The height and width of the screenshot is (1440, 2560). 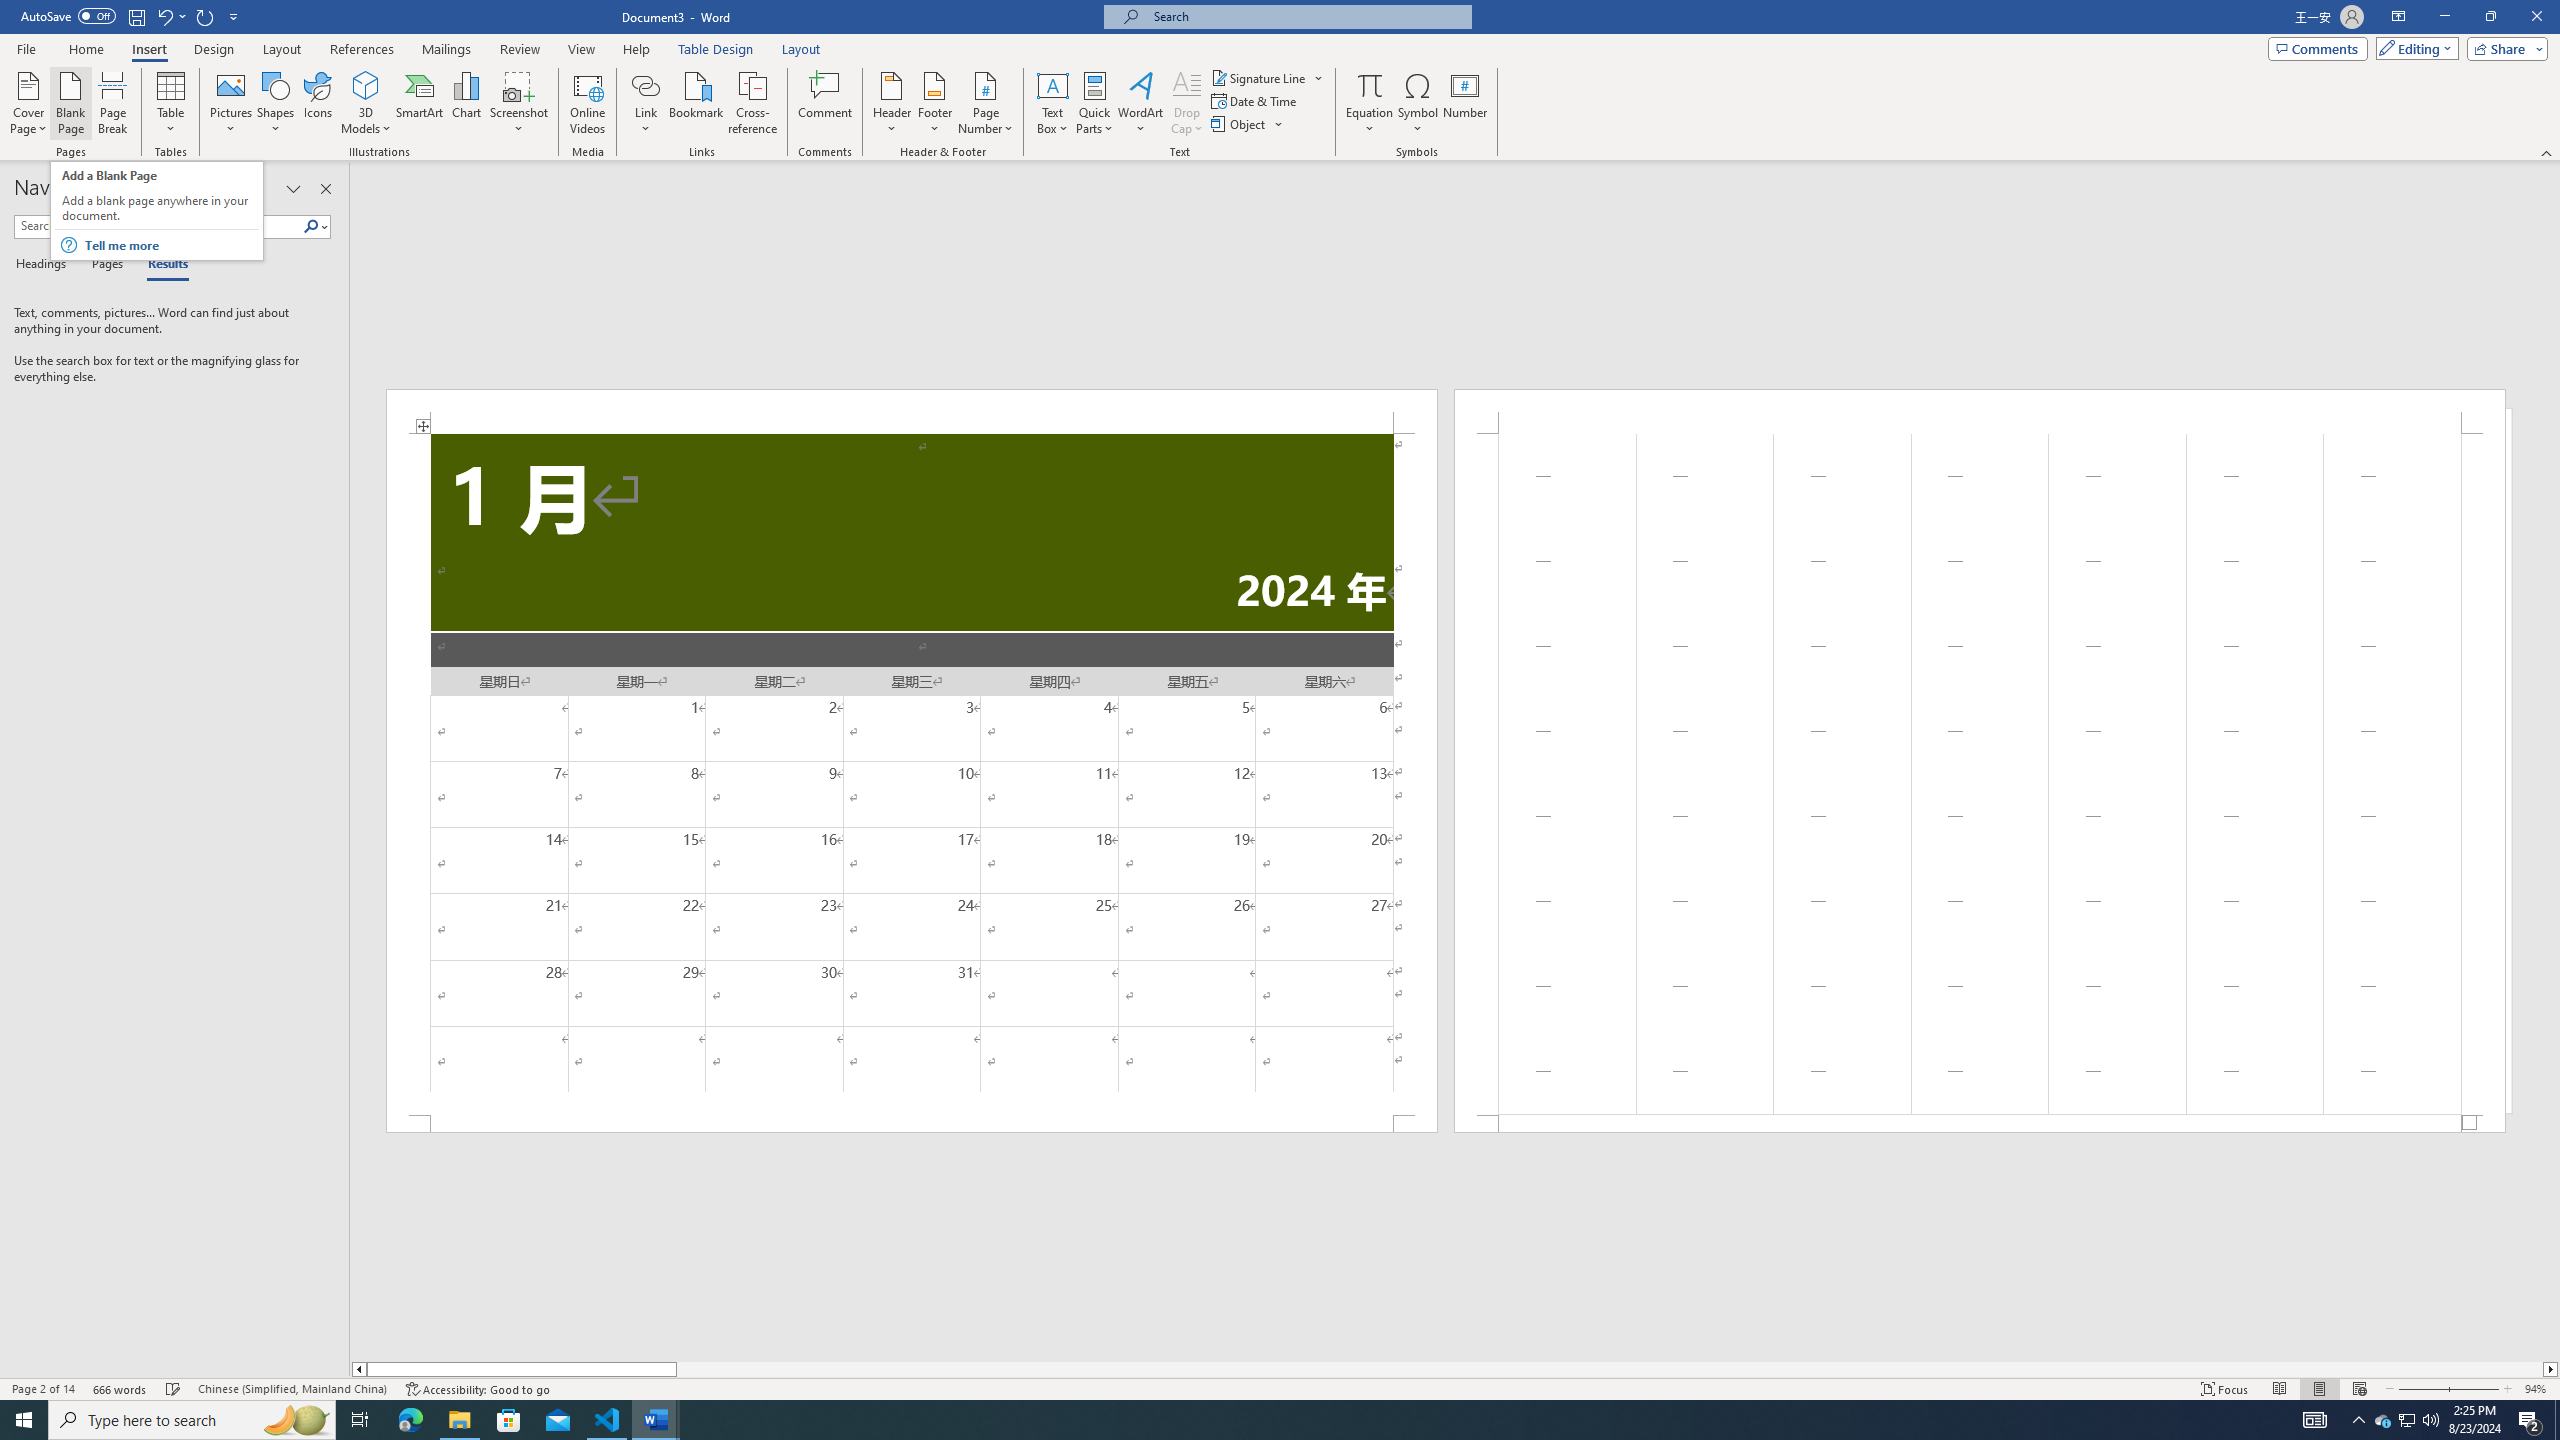 What do you see at coordinates (1259, 77) in the screenshot?
I see `'Signature Line'` at bounding box center [1259, 77].